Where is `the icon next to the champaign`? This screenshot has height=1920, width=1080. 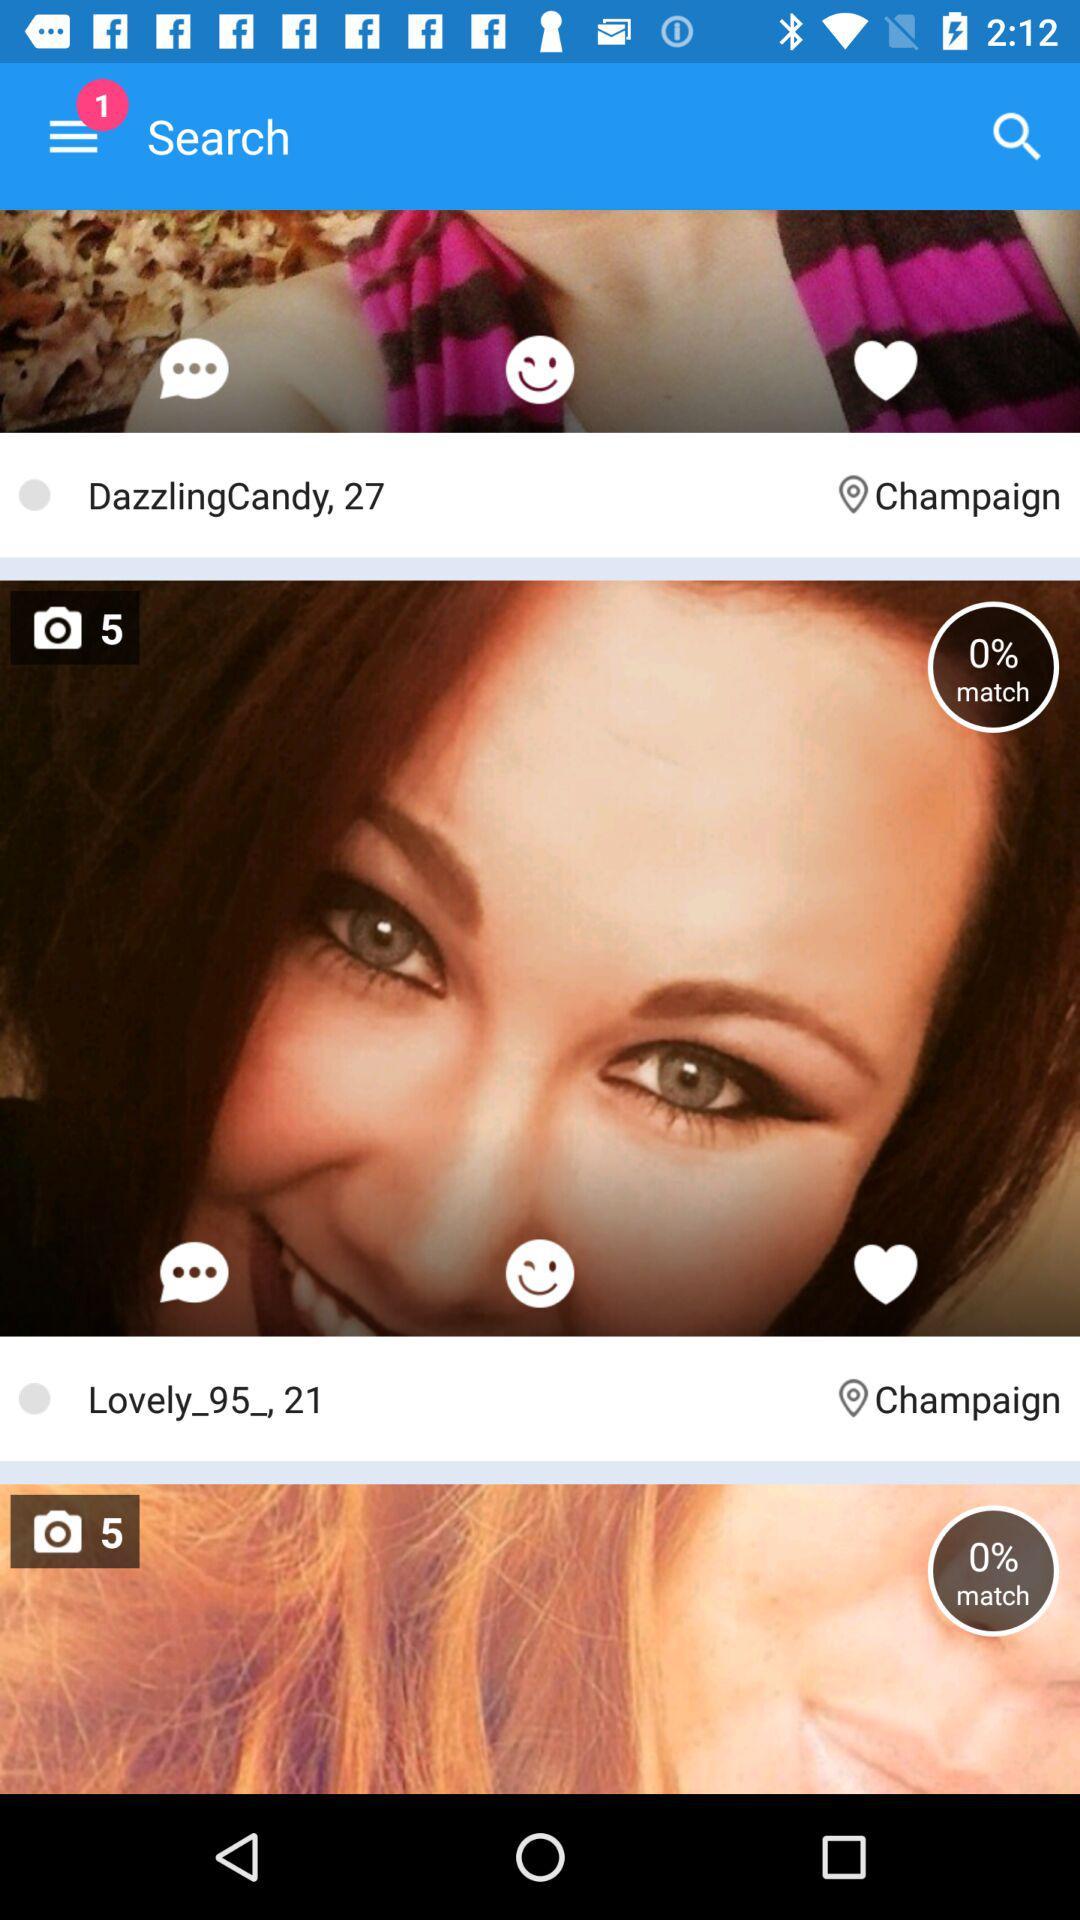 the icon next to the champaign is located at coordinates (450, 494).